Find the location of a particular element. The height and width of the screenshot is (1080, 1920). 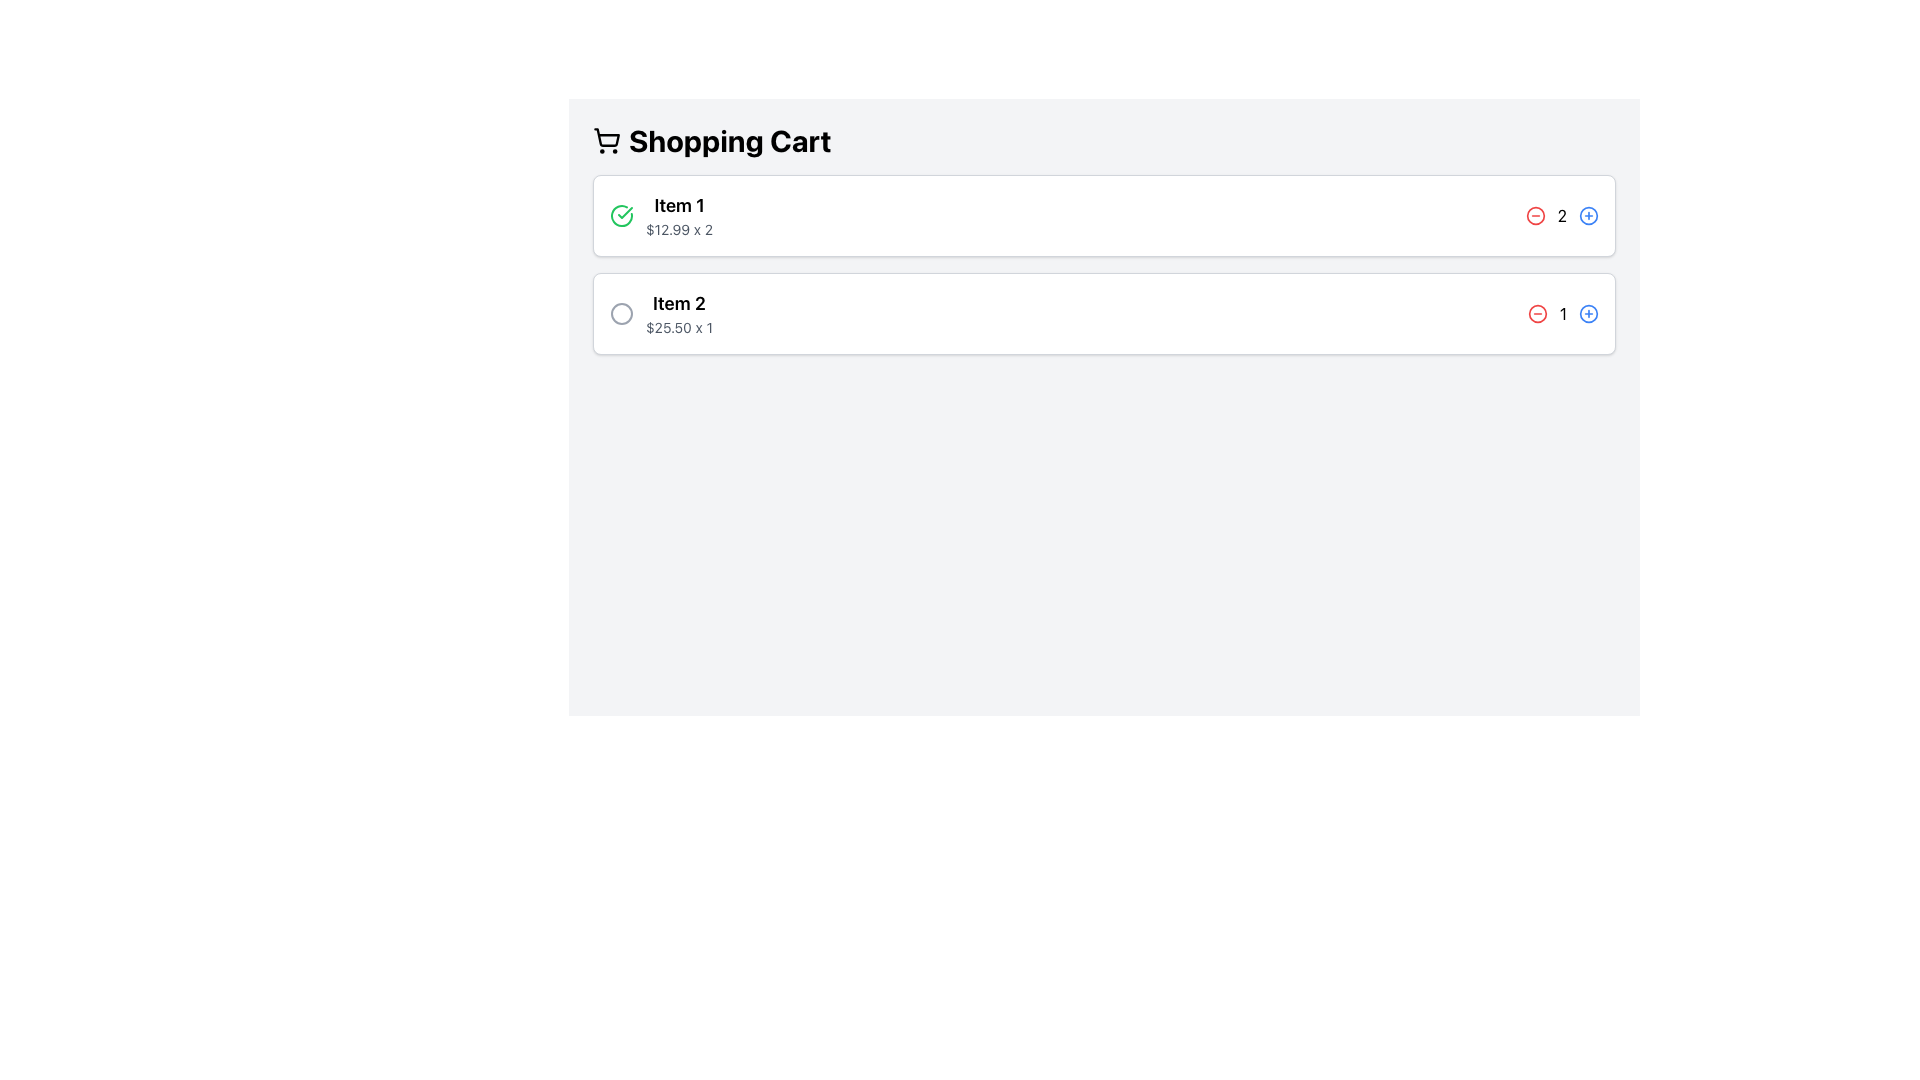

the circular SVG element that represents 'Item 2' in the shopping cart interface, which has a 10-pixel radius and is styled with no fill and a grey stroke color is located at coordinates (621, 313).